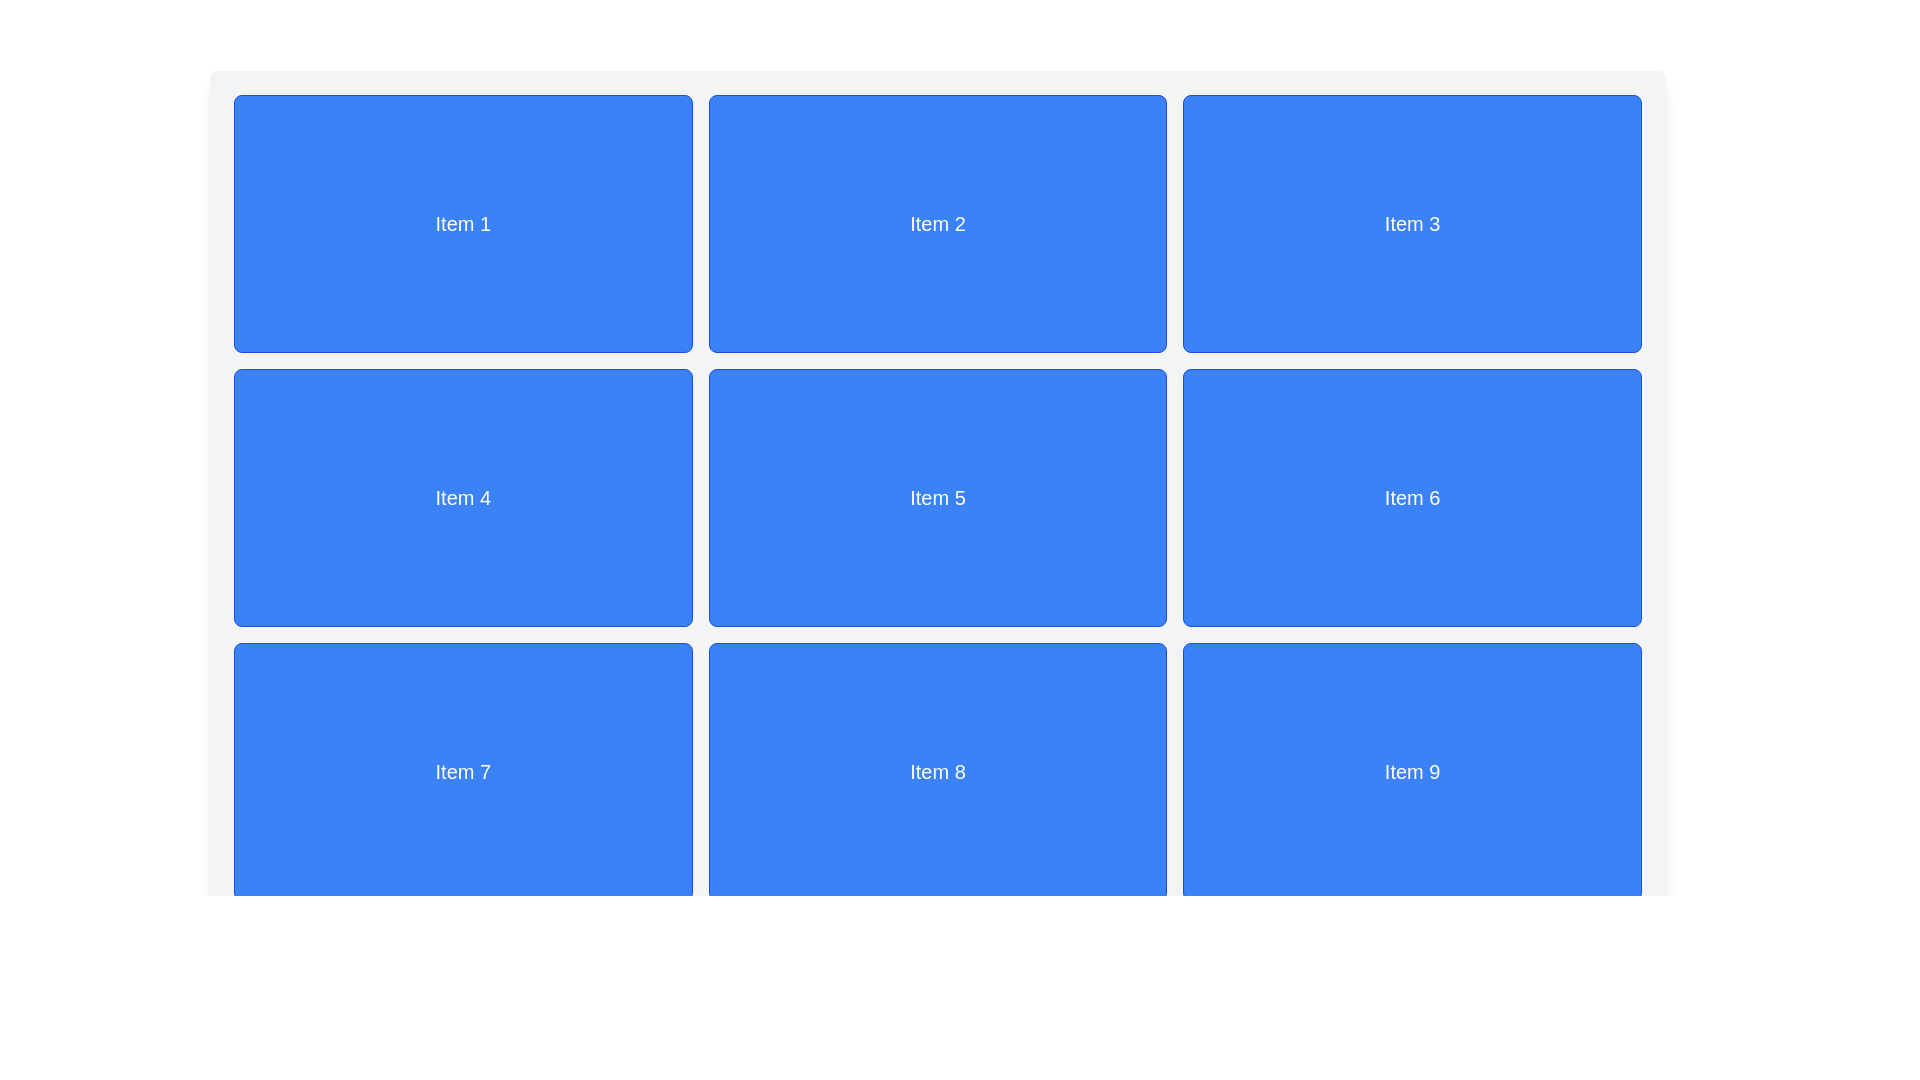 Image resolution: width=1920 pixels, height=1080 pixels. I want to click on the Grid item with a blue background and white centered text reading 'Item 6', located in the second row and third column of a 3x3 grid layout, so click(1411, 496).